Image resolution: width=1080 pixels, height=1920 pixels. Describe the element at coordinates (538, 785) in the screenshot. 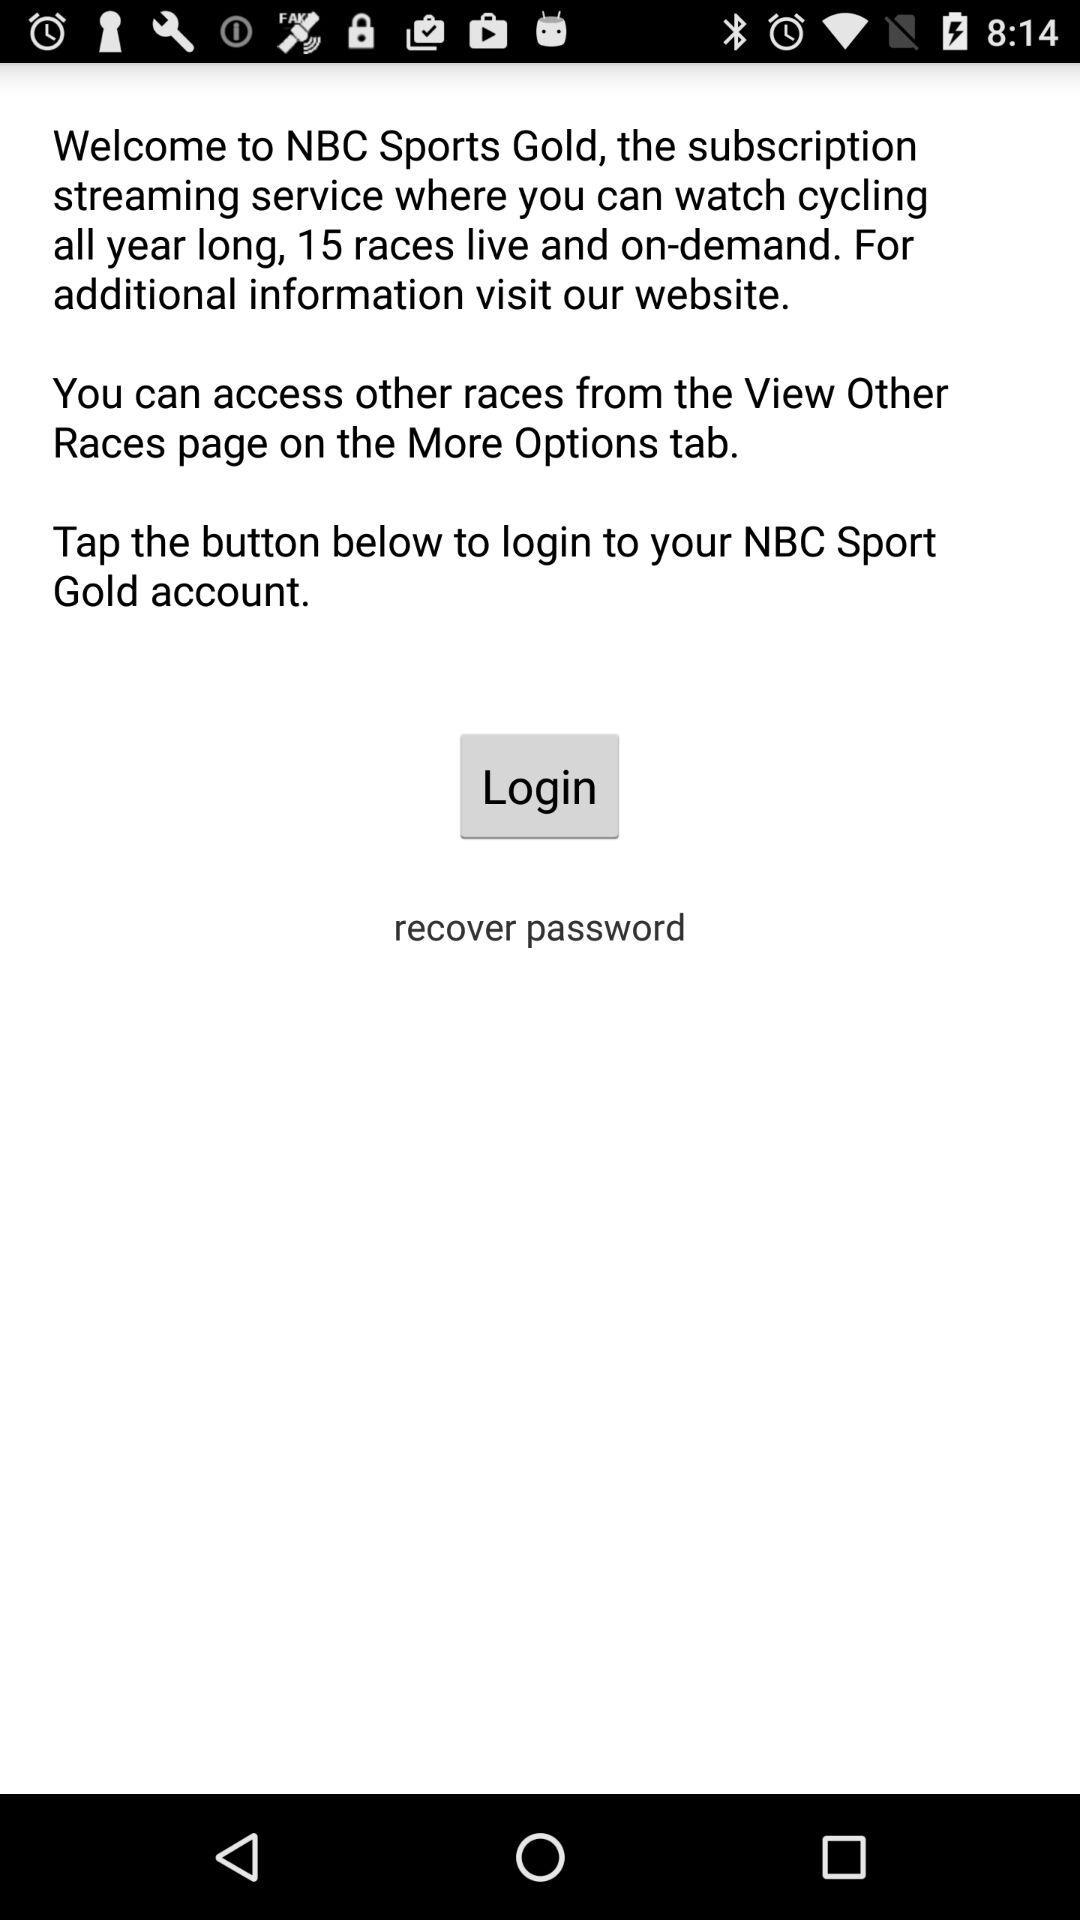

I see `the login item` at that location.